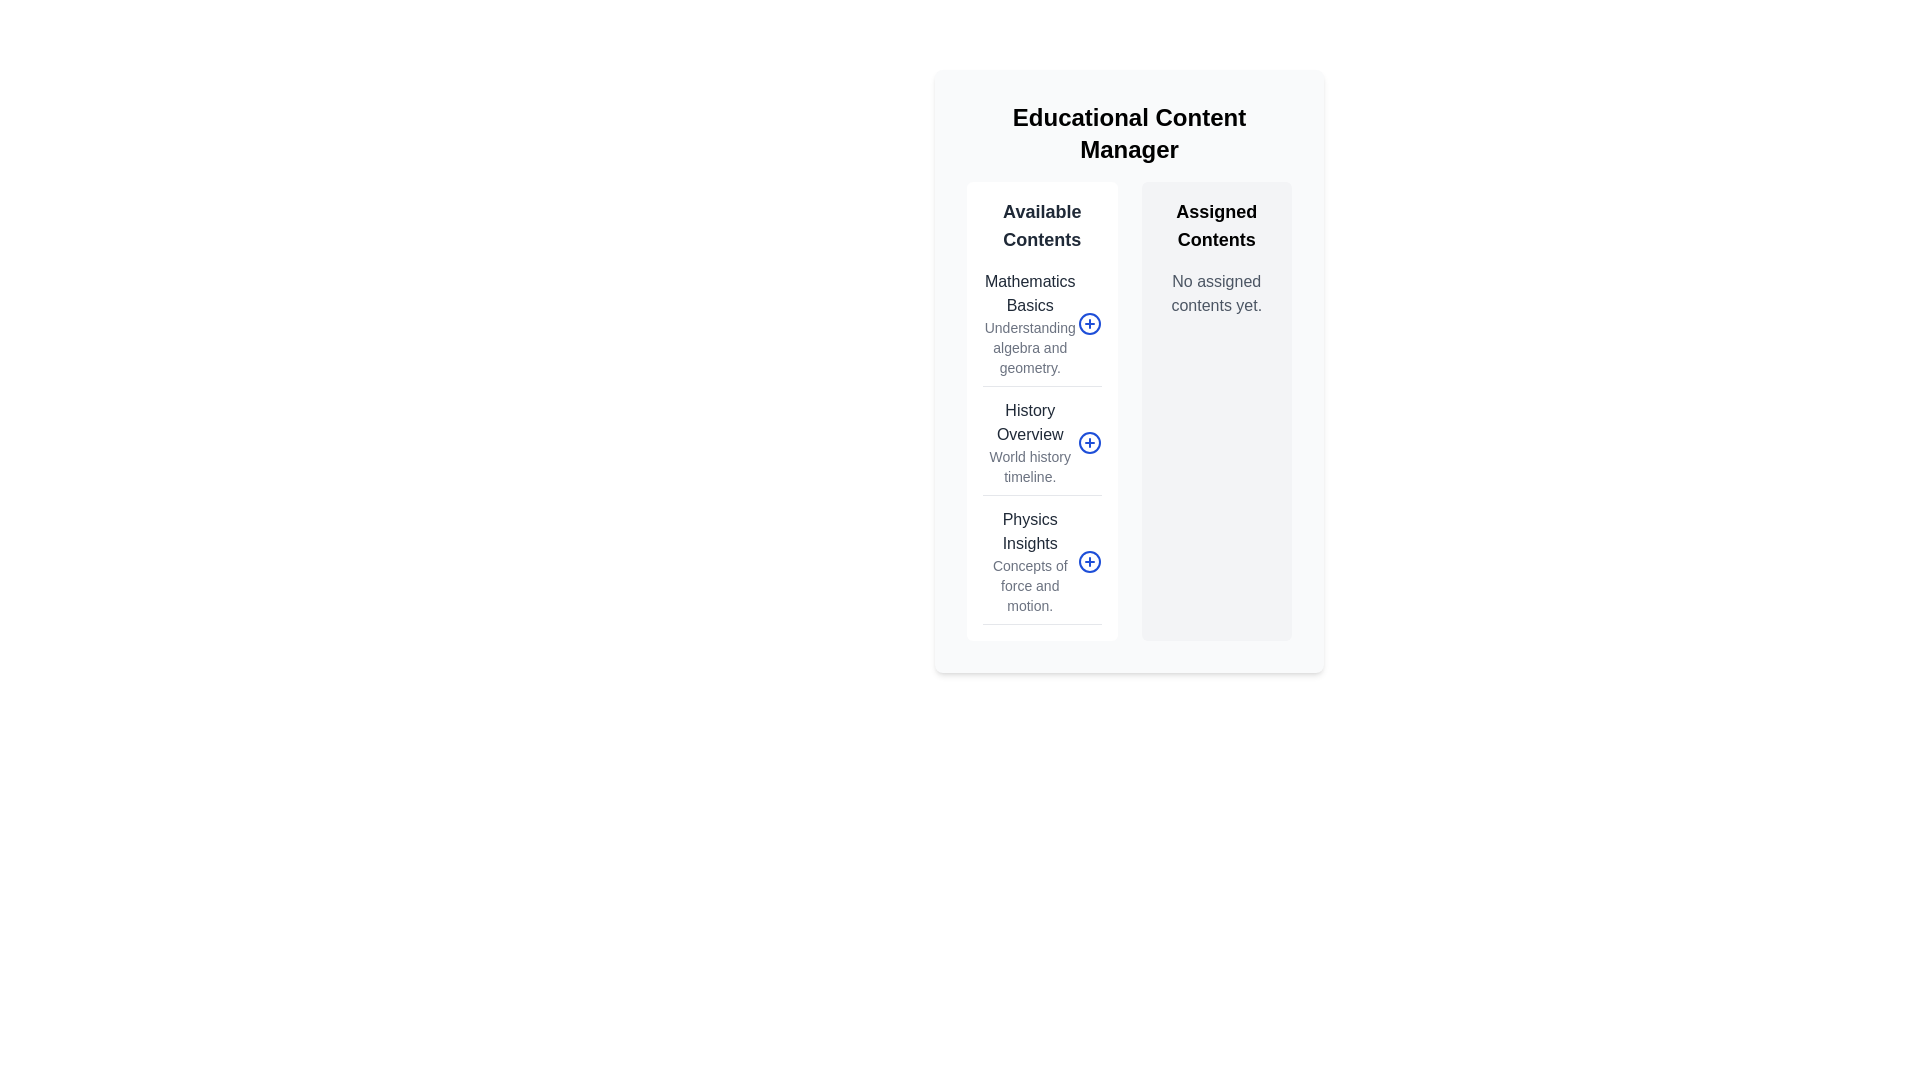 This screenshot has width=1920, height=1080. I want to click on the 'Physics Insights' text label, which is the third item in the 'Available Contents' list under the 'Educational Content Manager' heading, so click(1030, 562).